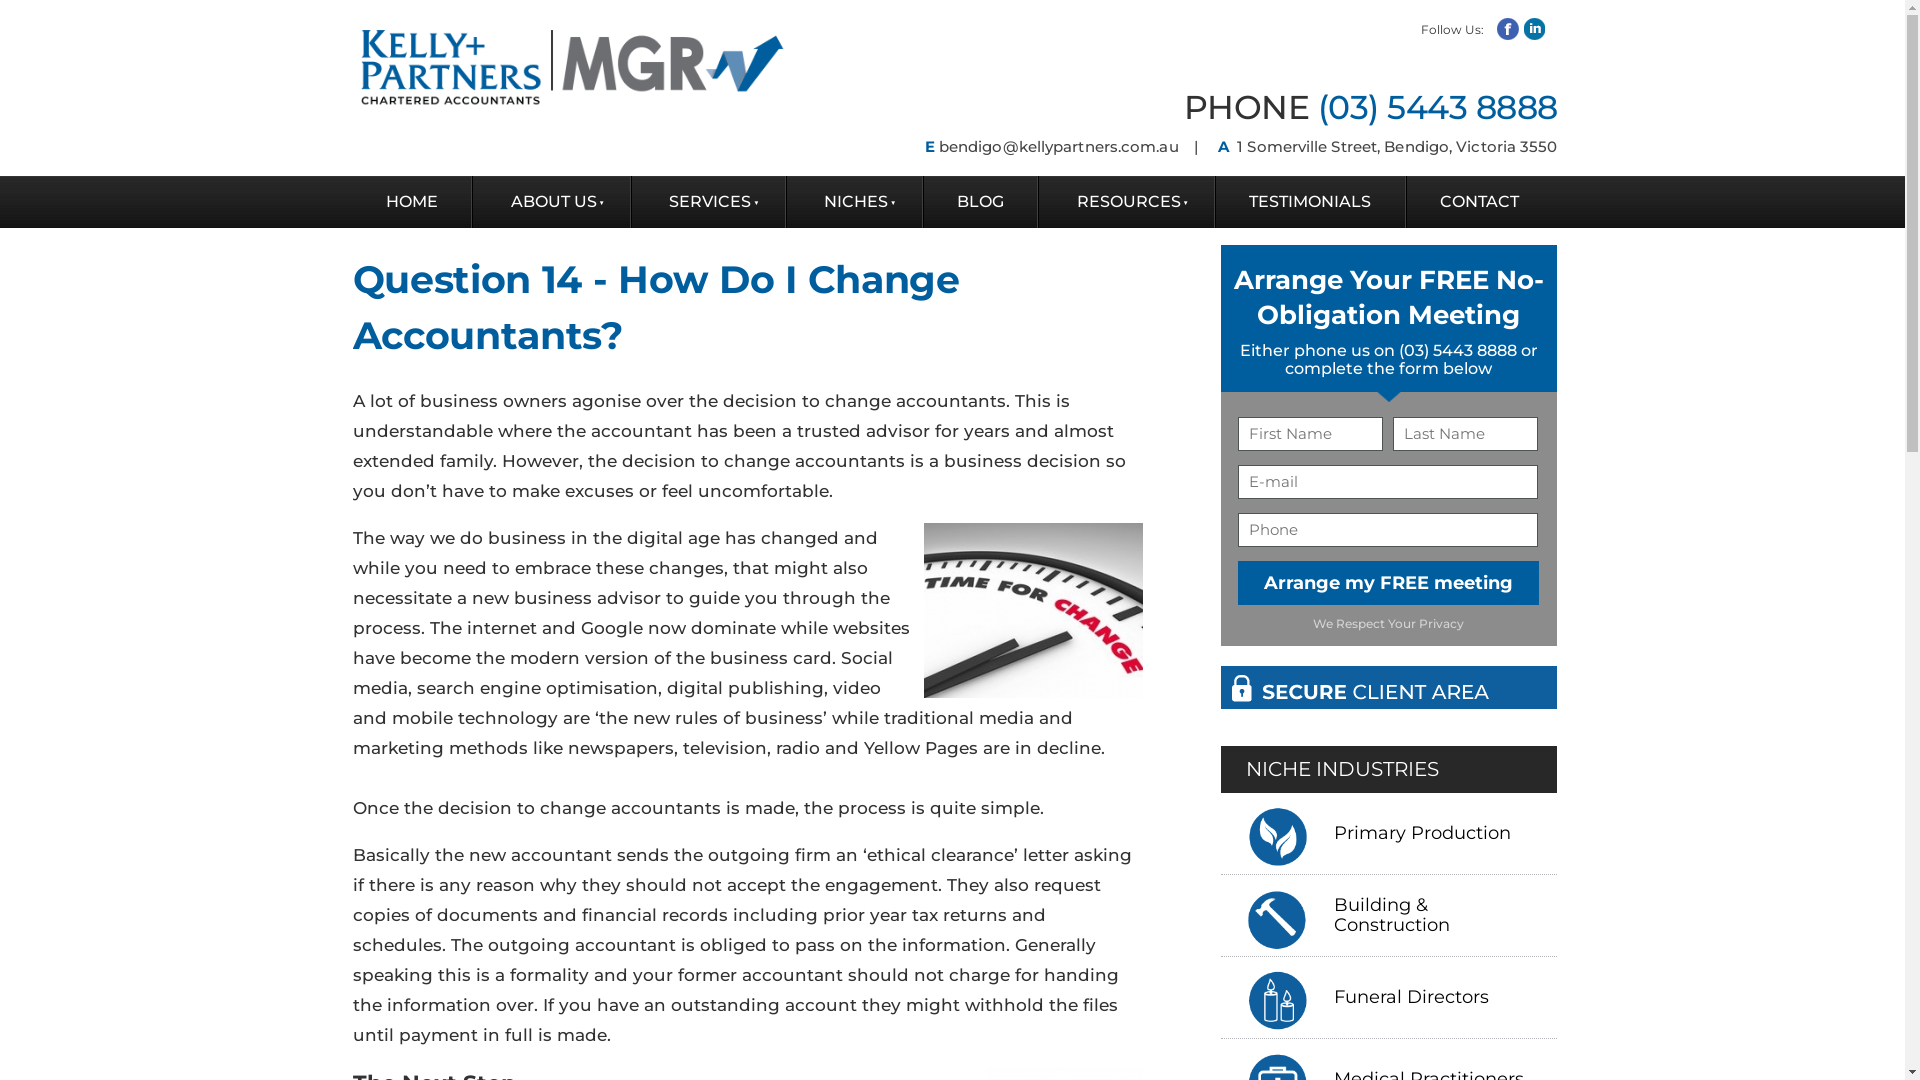  What do you see at coordinates (1126, 201) in the screenshot?
I see `'RESOURCES'` at bounding box center [1126, 201].